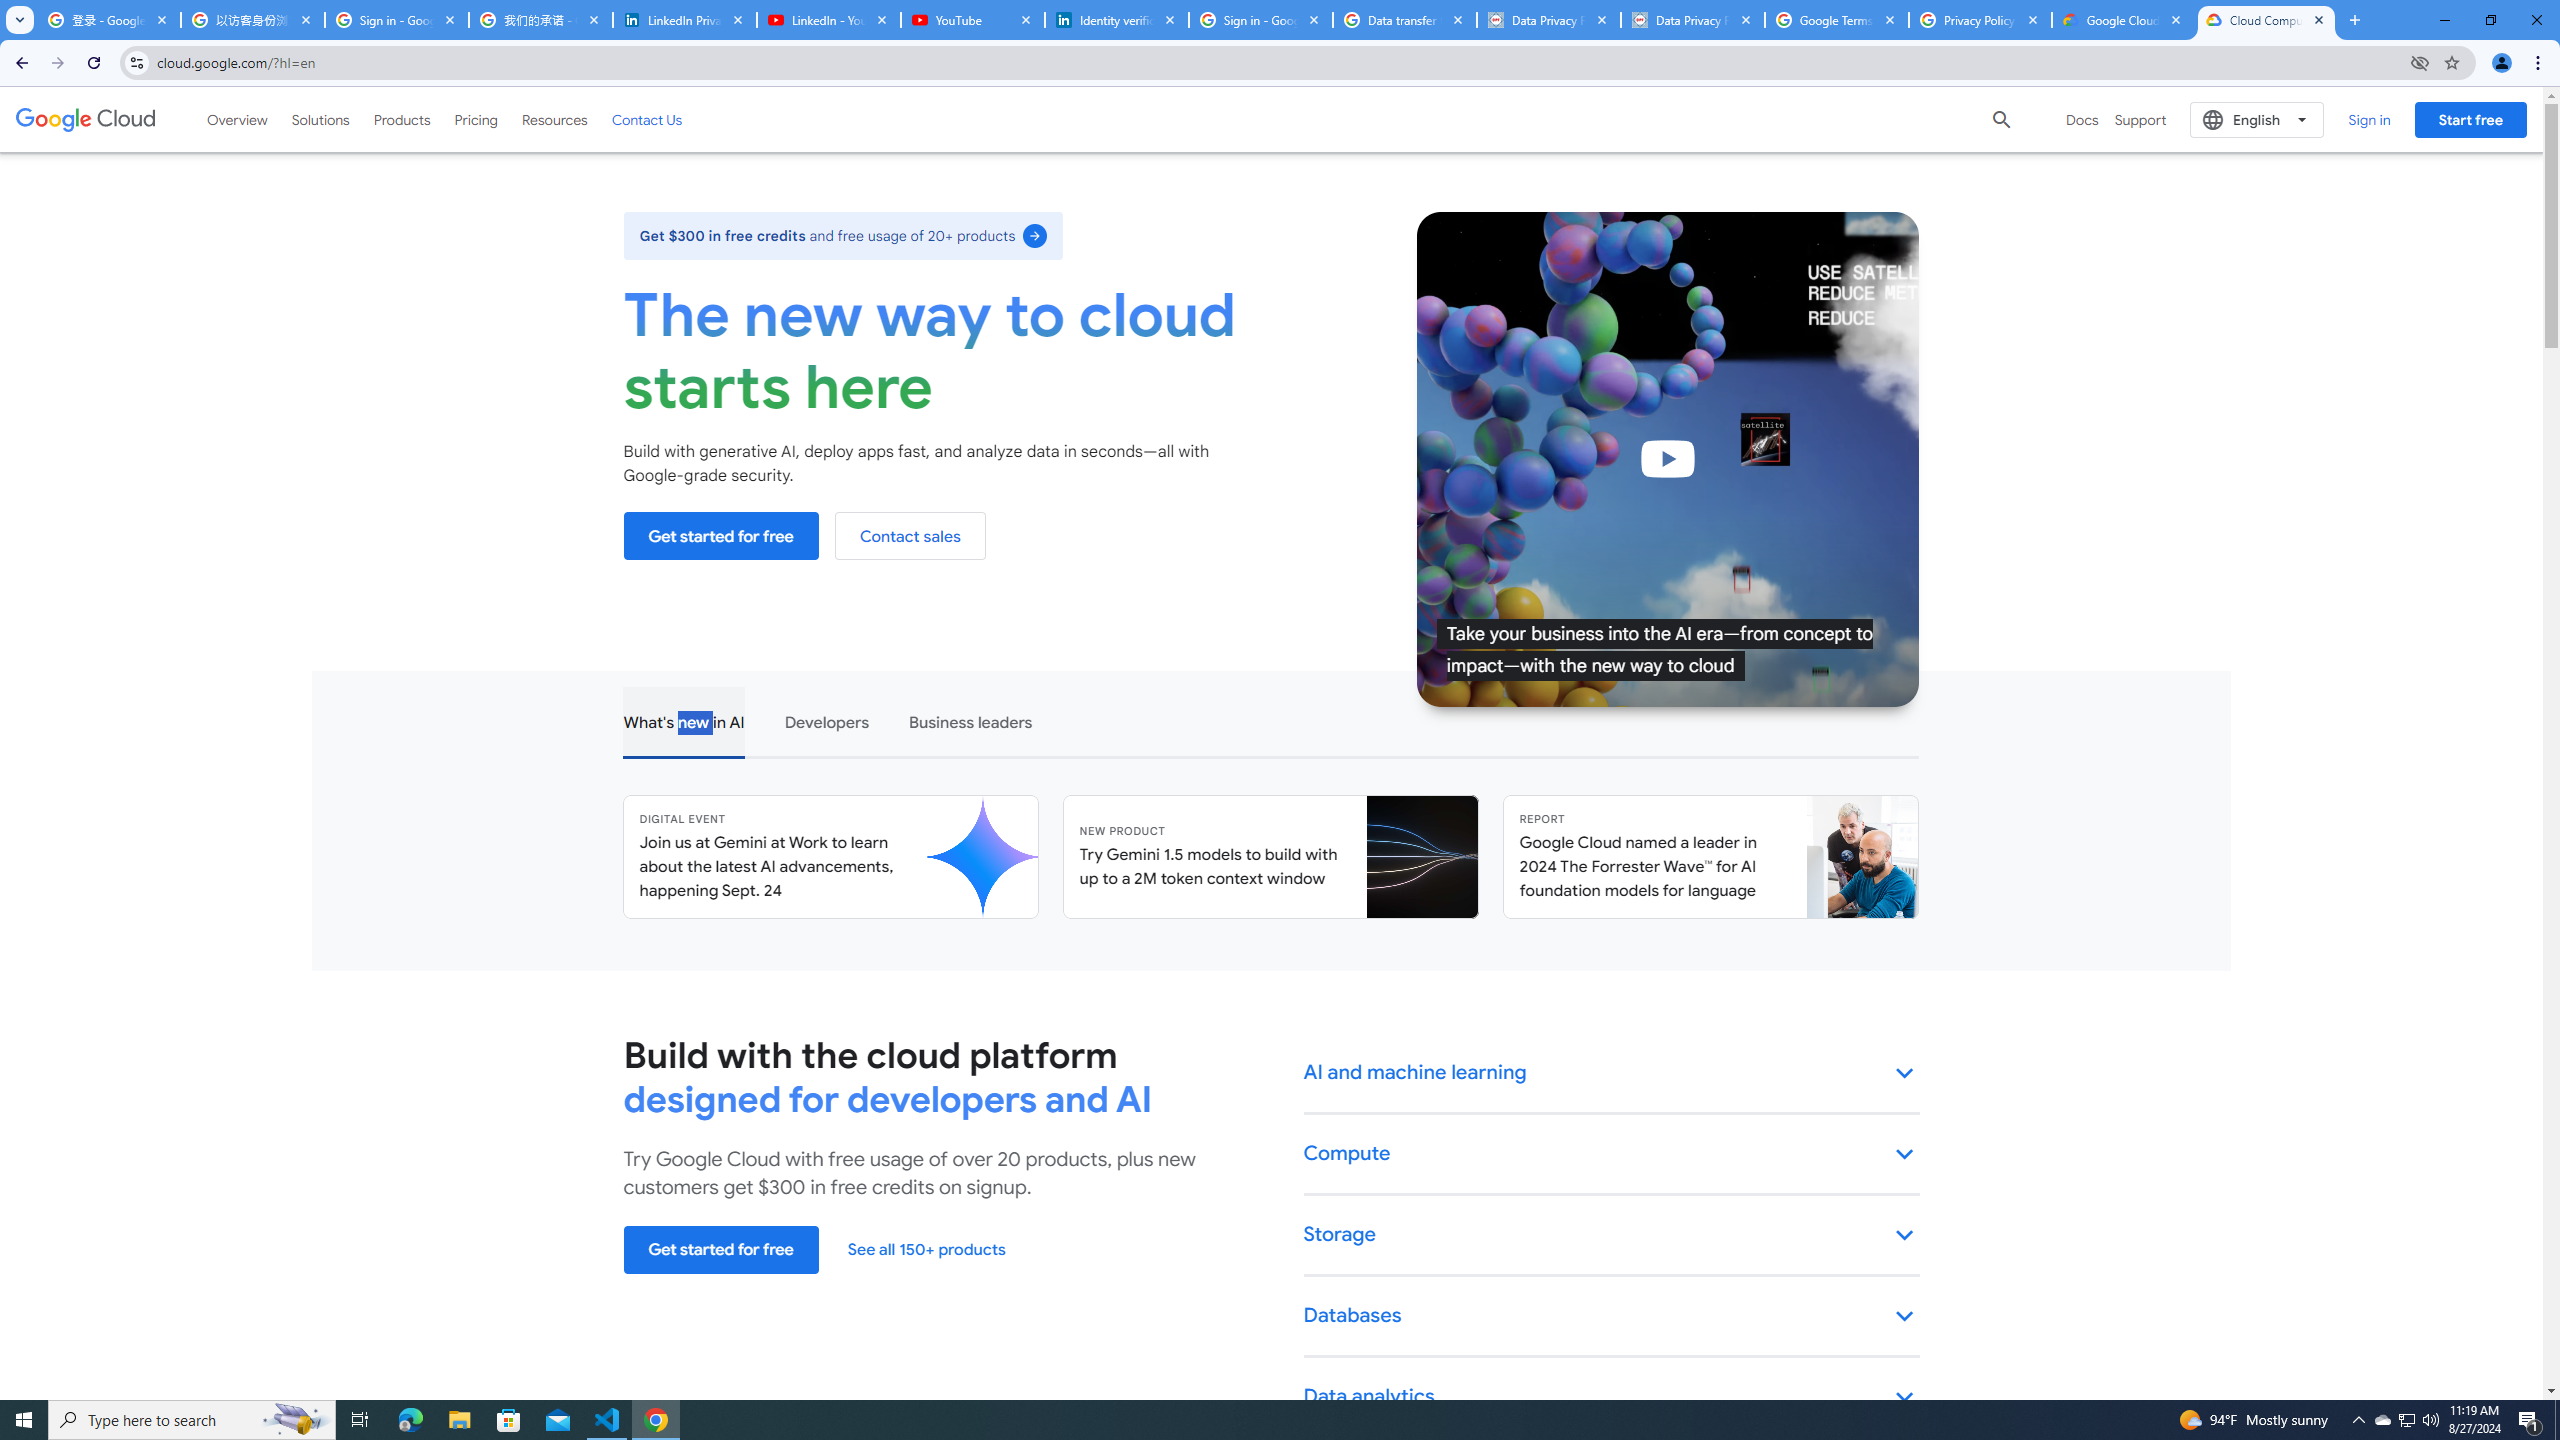 Image resolution: width=2560 pixels, height=1440 pixels. Describe the element at coordinates (909, 536) in the screenshot. I see `'Contact sales'` at that location.